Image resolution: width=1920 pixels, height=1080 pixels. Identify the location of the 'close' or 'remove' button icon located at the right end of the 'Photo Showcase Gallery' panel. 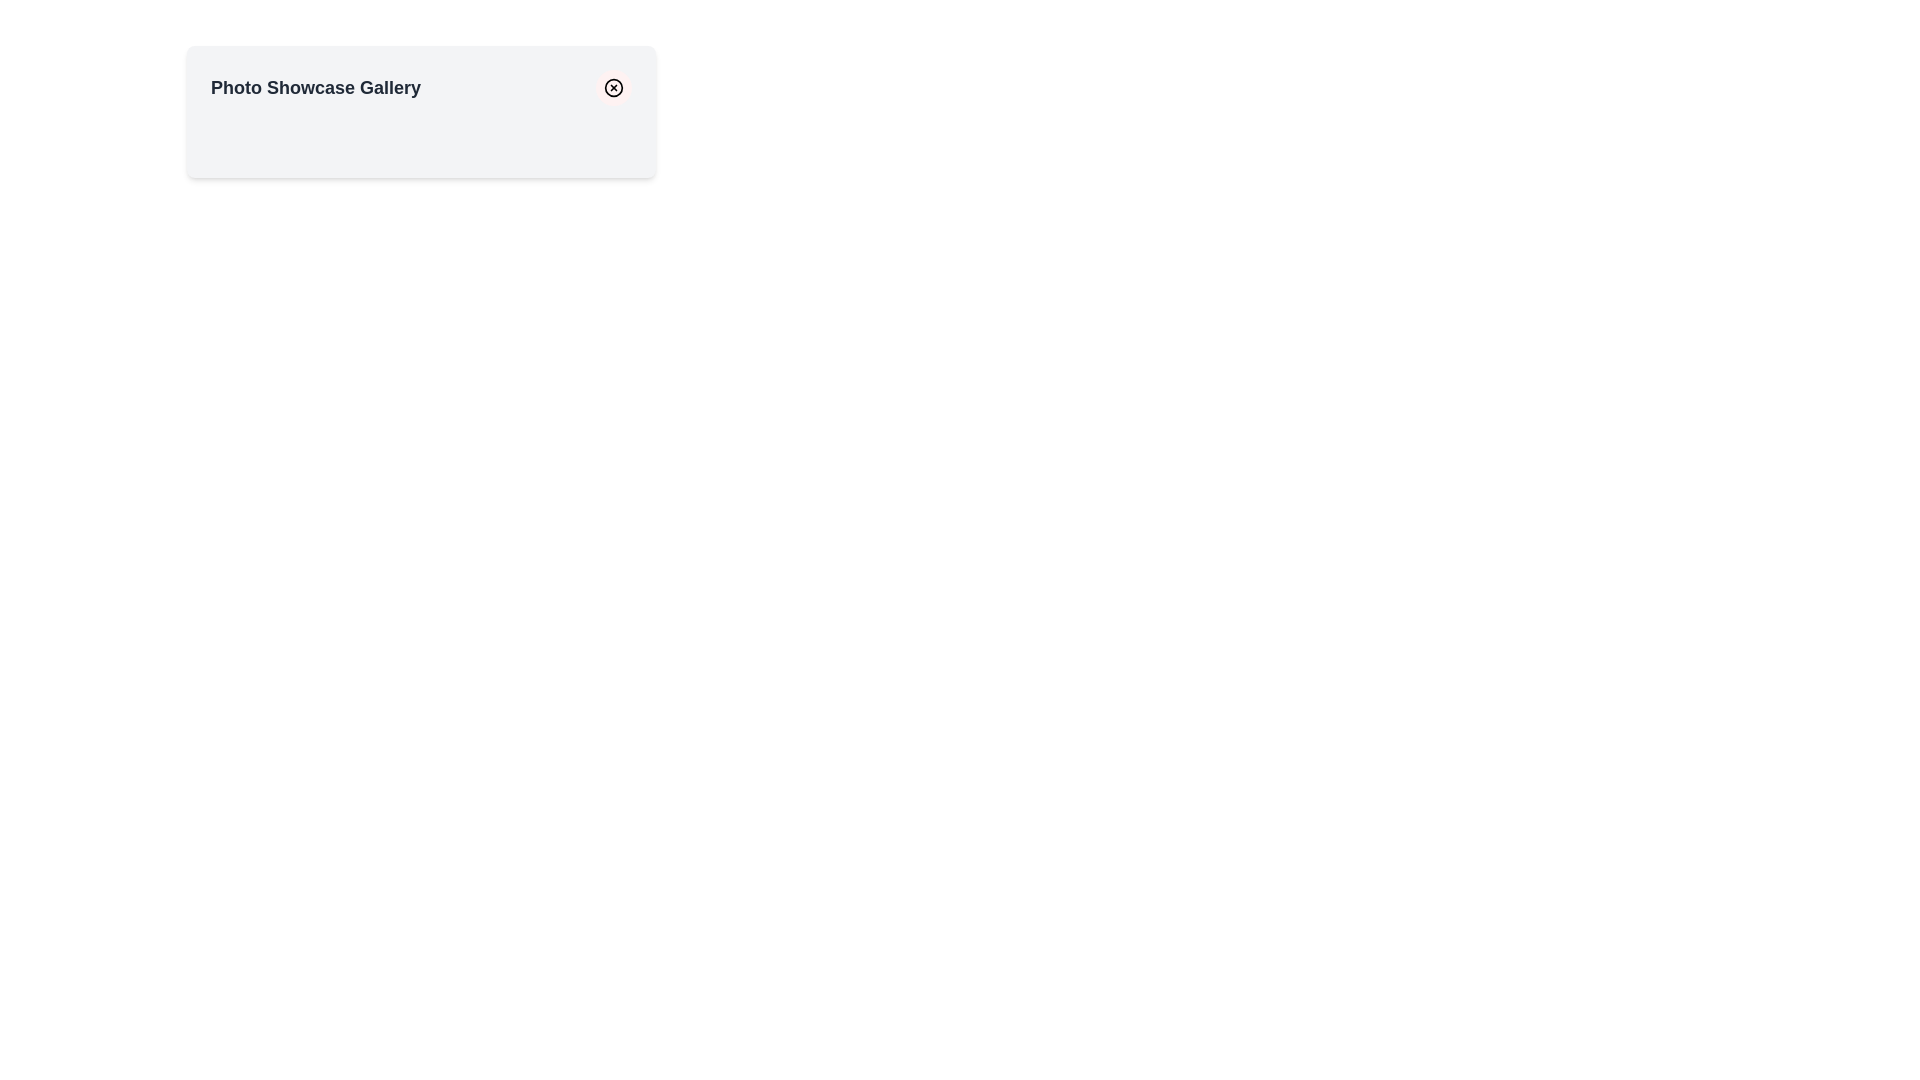
(613, 87).